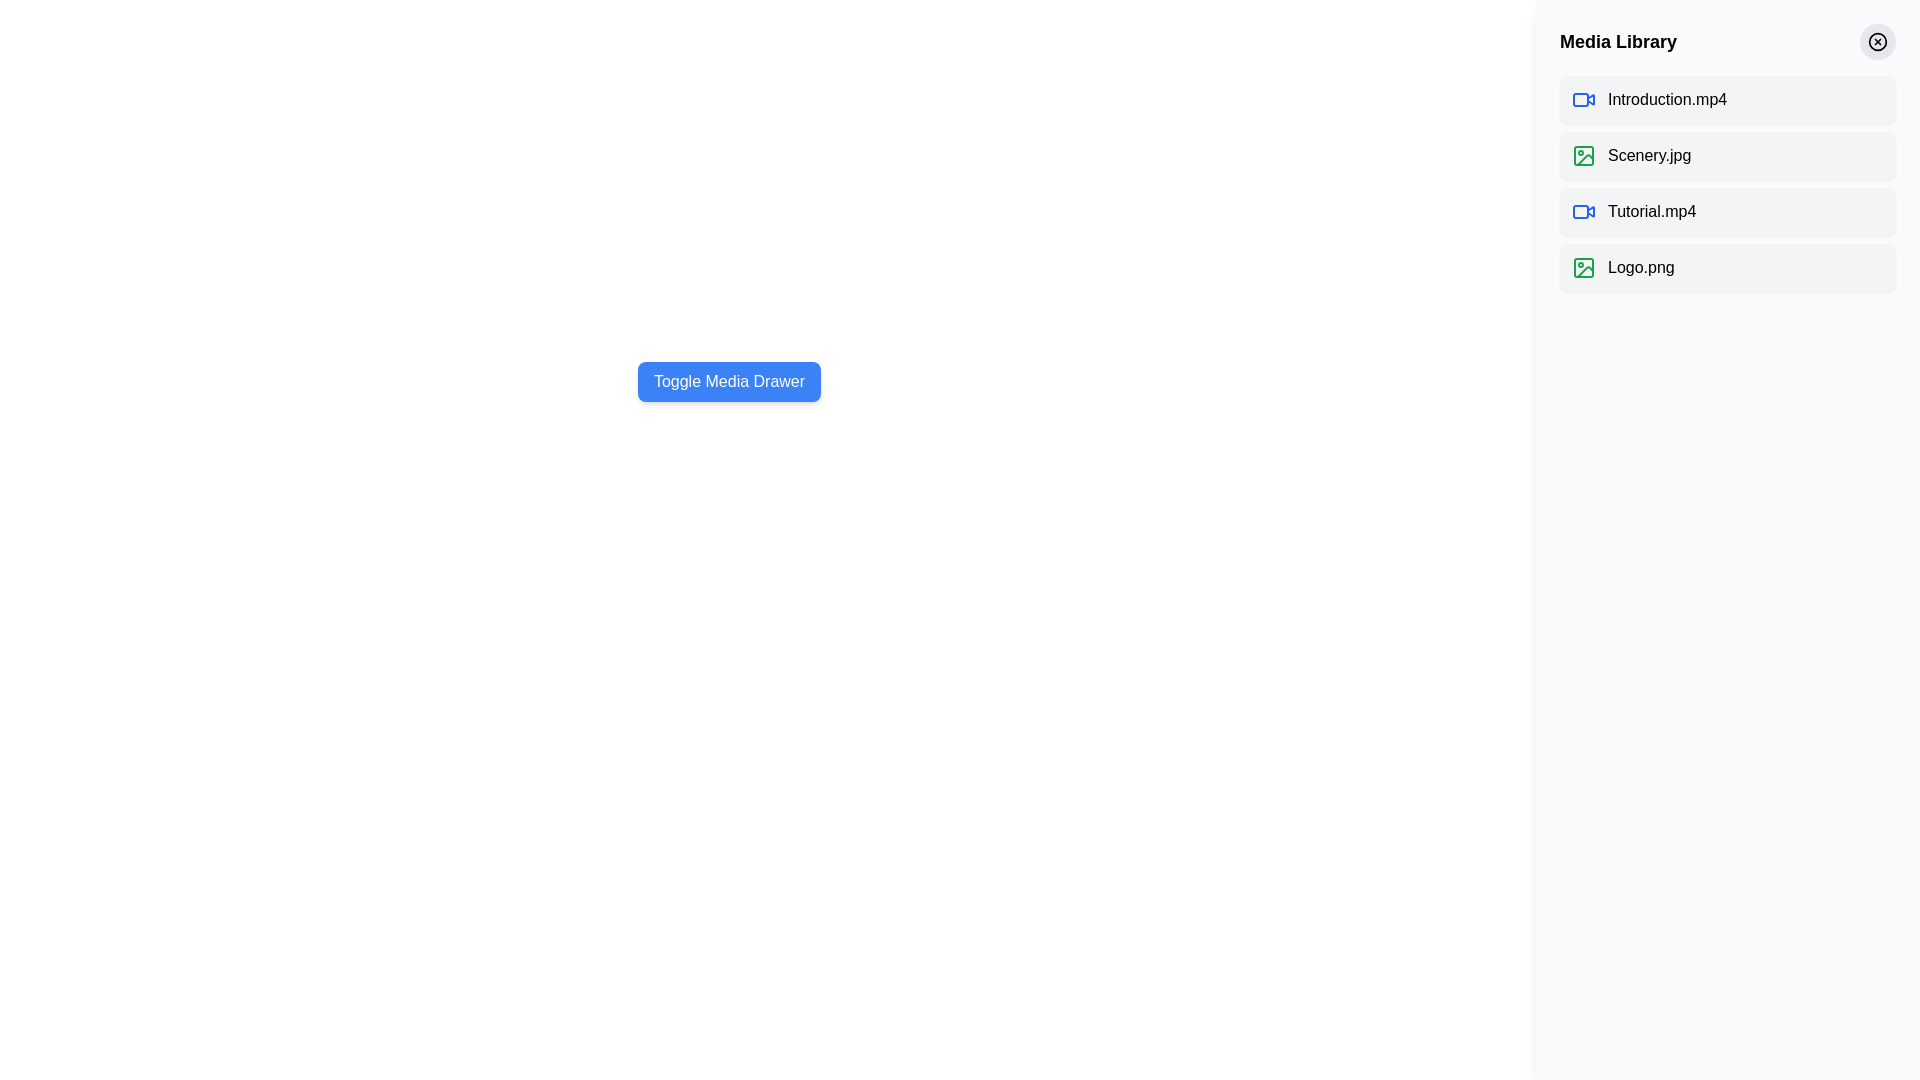  What do you see at coordinates (1589, 99) in the screenshot?
I see `the triangular play button icon located in the Media Library section, which is blue and positioned before the text 'Introduction.mp4'` at bounding box center [1589, 99].